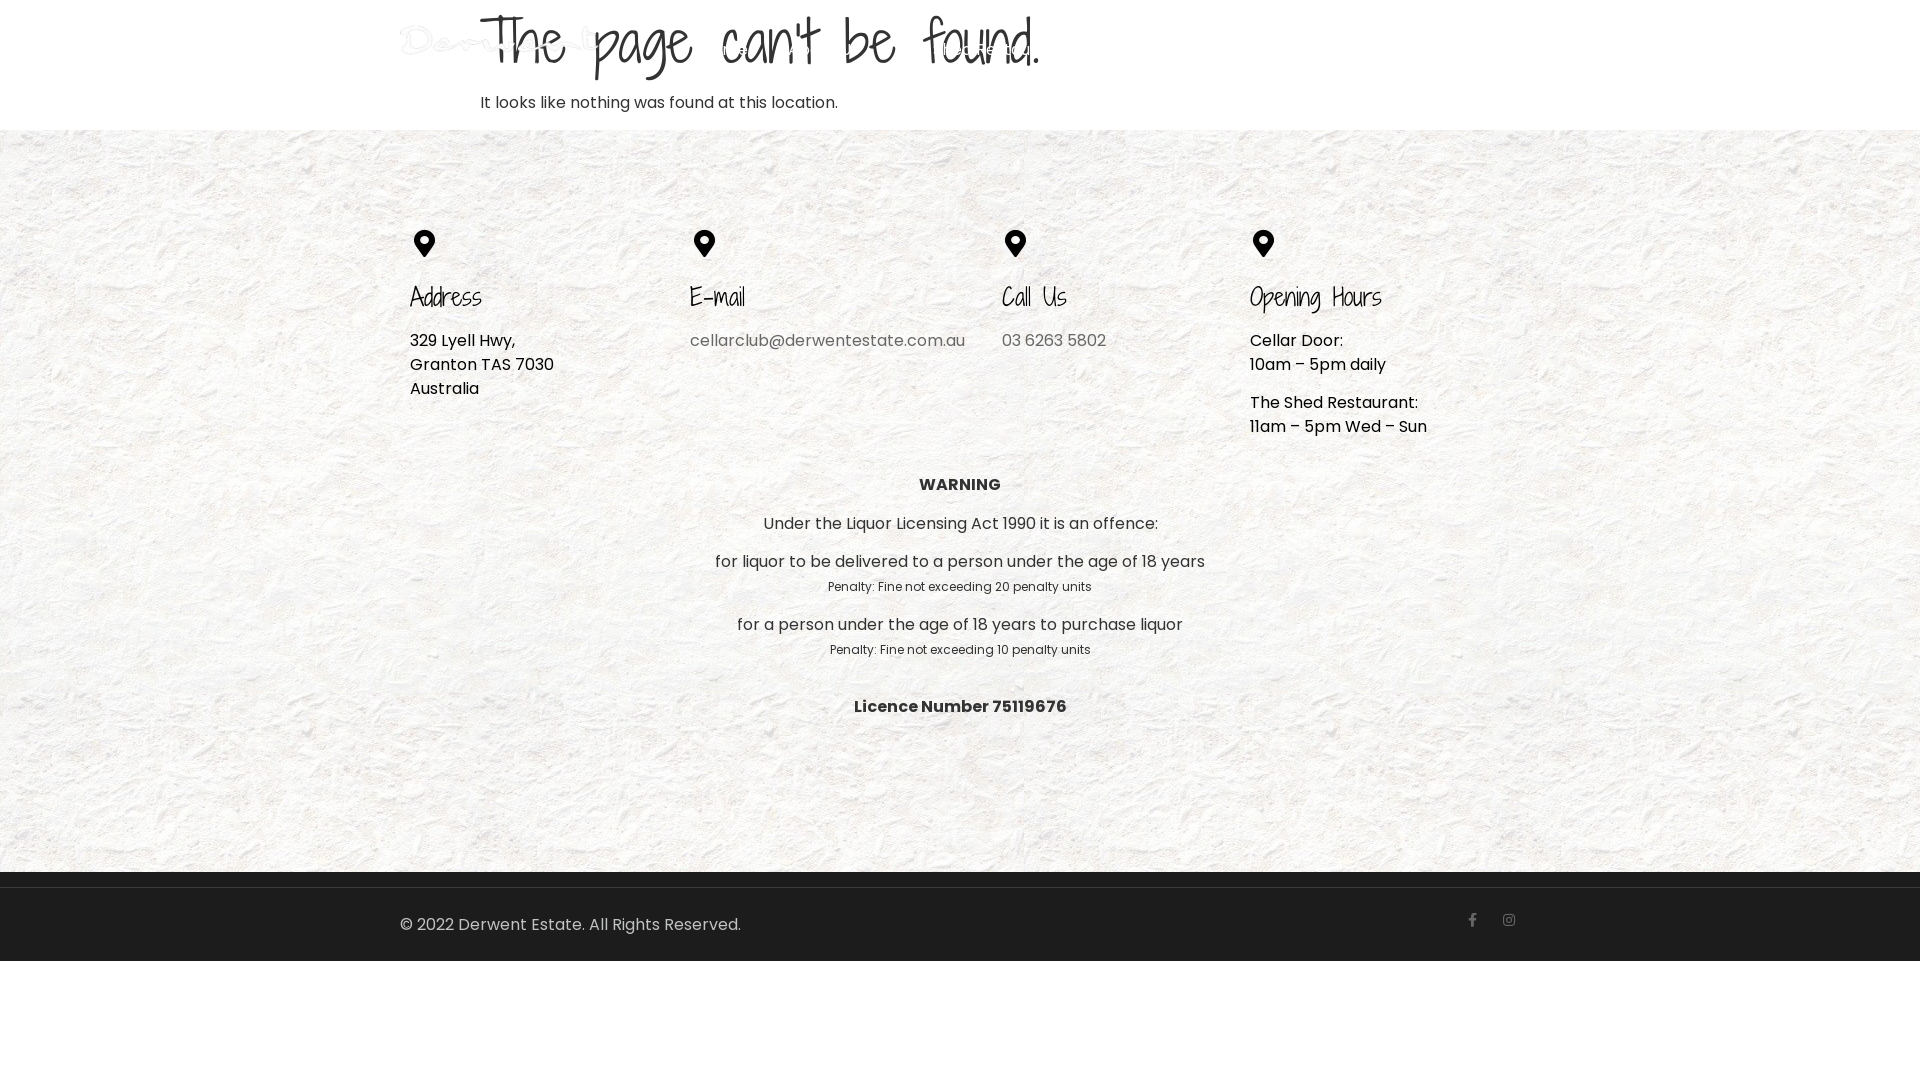 The width and height of the screenshot is (1920, 1080). What do you see at coordinates (723, 49) in the screenshot?
I see `'Home'` at bounding box center [723, 49].